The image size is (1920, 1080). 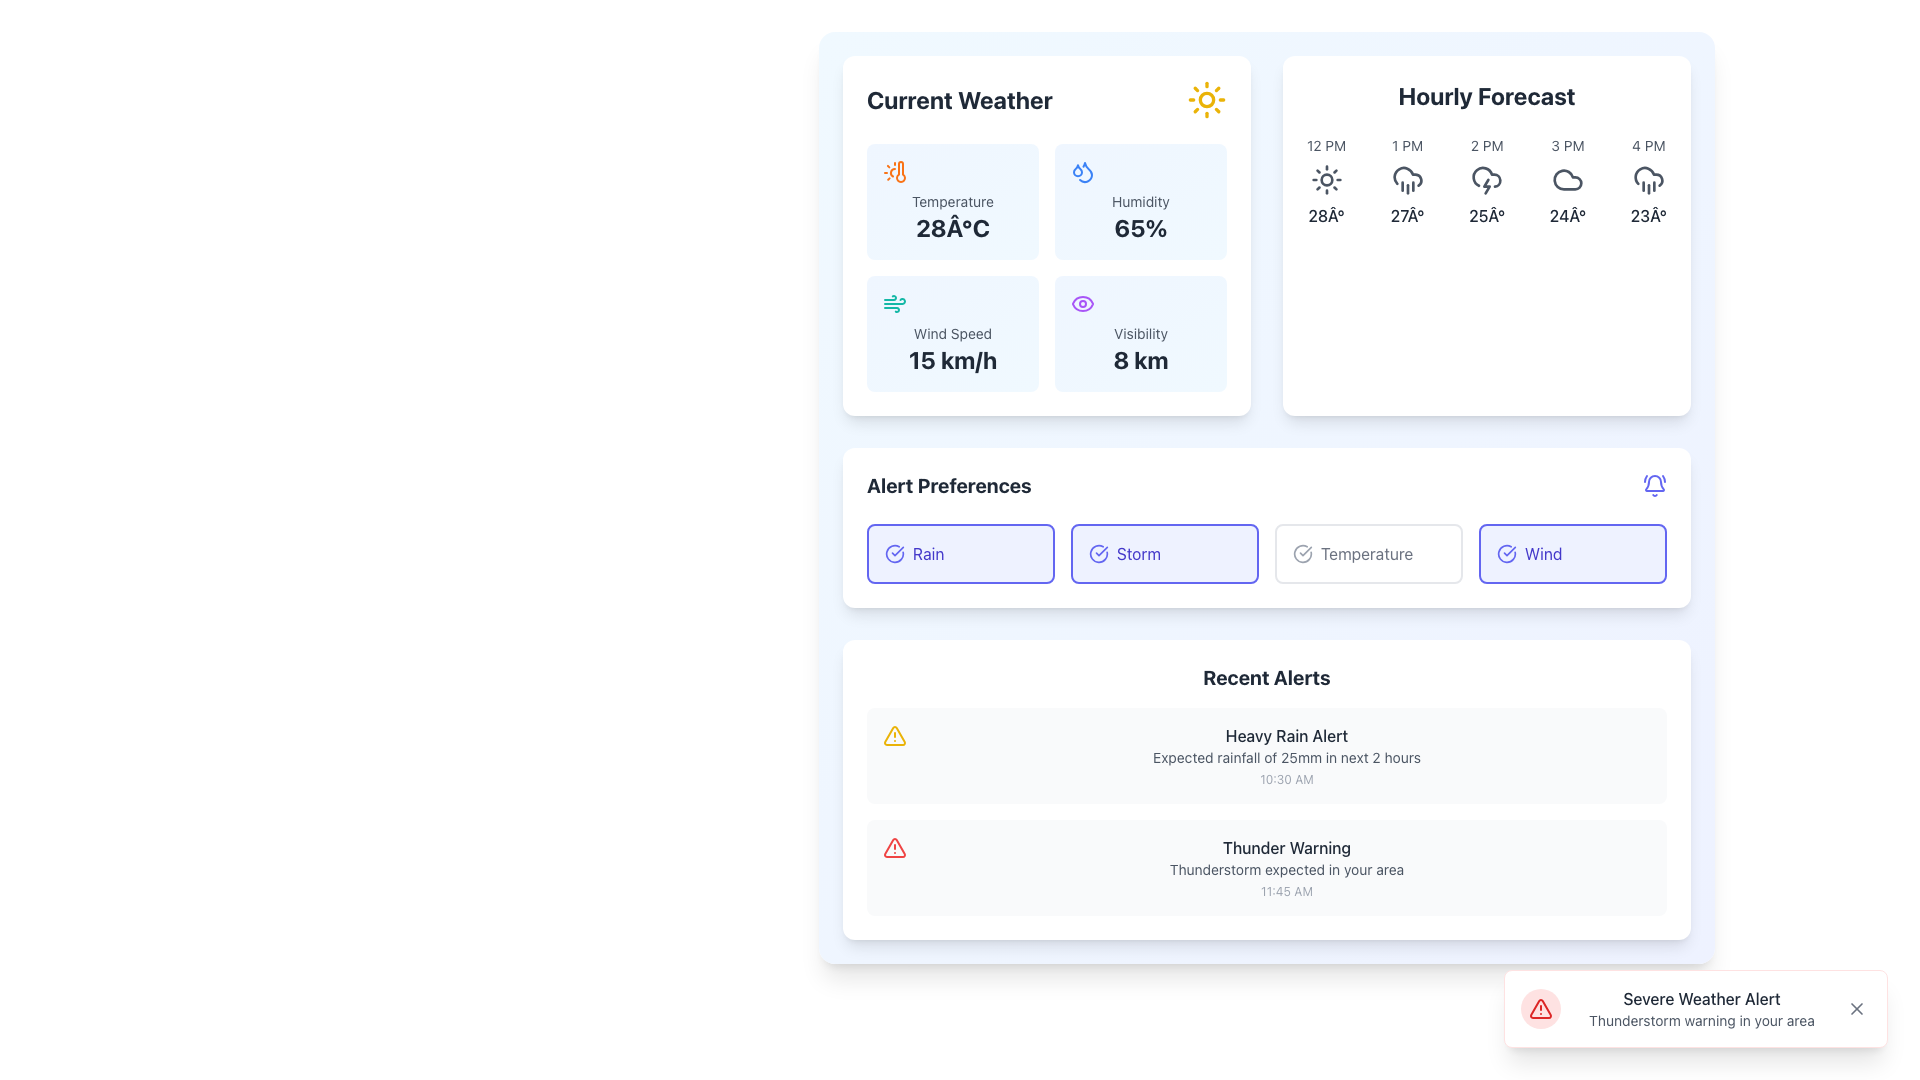 What do you see at coordinates (1567, 180) in the screenshot?
I see `the weather icon representing the '3 PM' forecast in the hourly forecast section` at bounding box center [1567, 180].